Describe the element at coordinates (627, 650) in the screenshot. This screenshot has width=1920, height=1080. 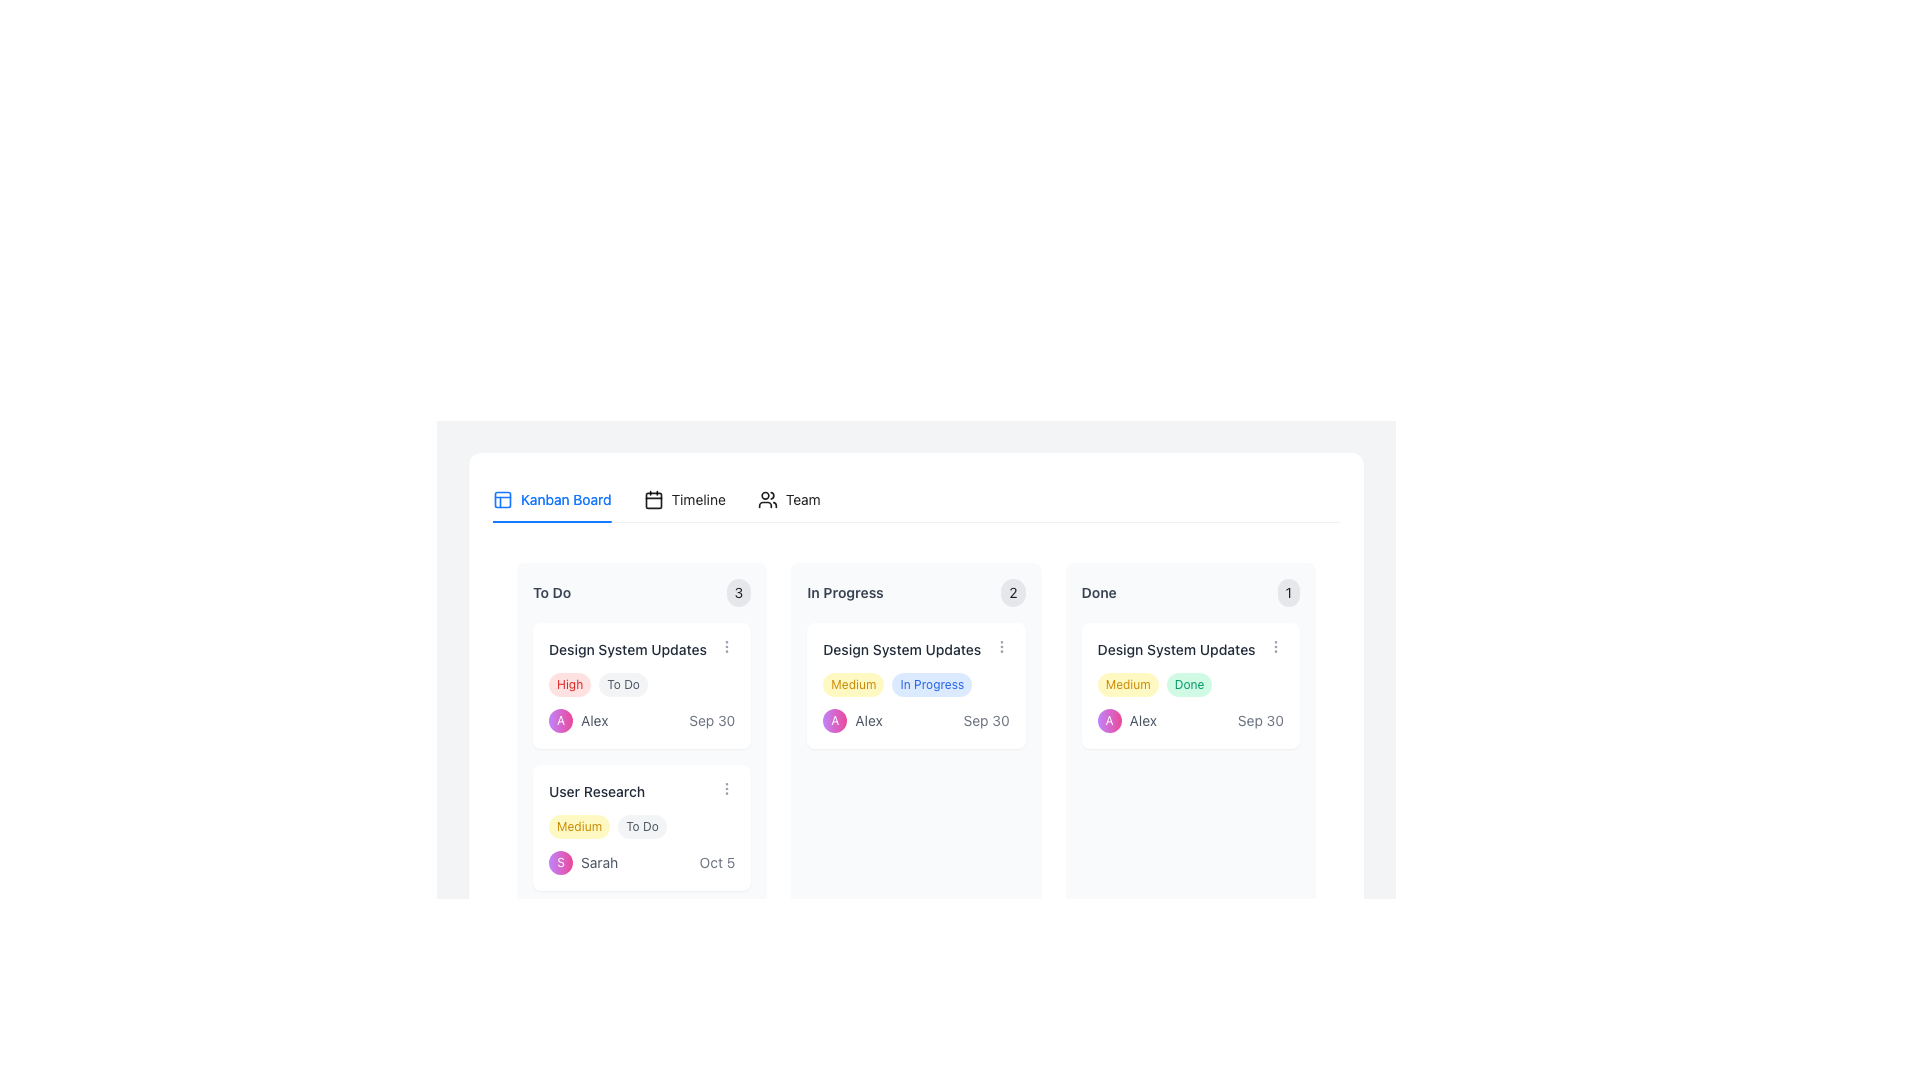
I see `the text label displaying 'Design System Updates' in the 'To Do' column of the Kanban board` at that location.